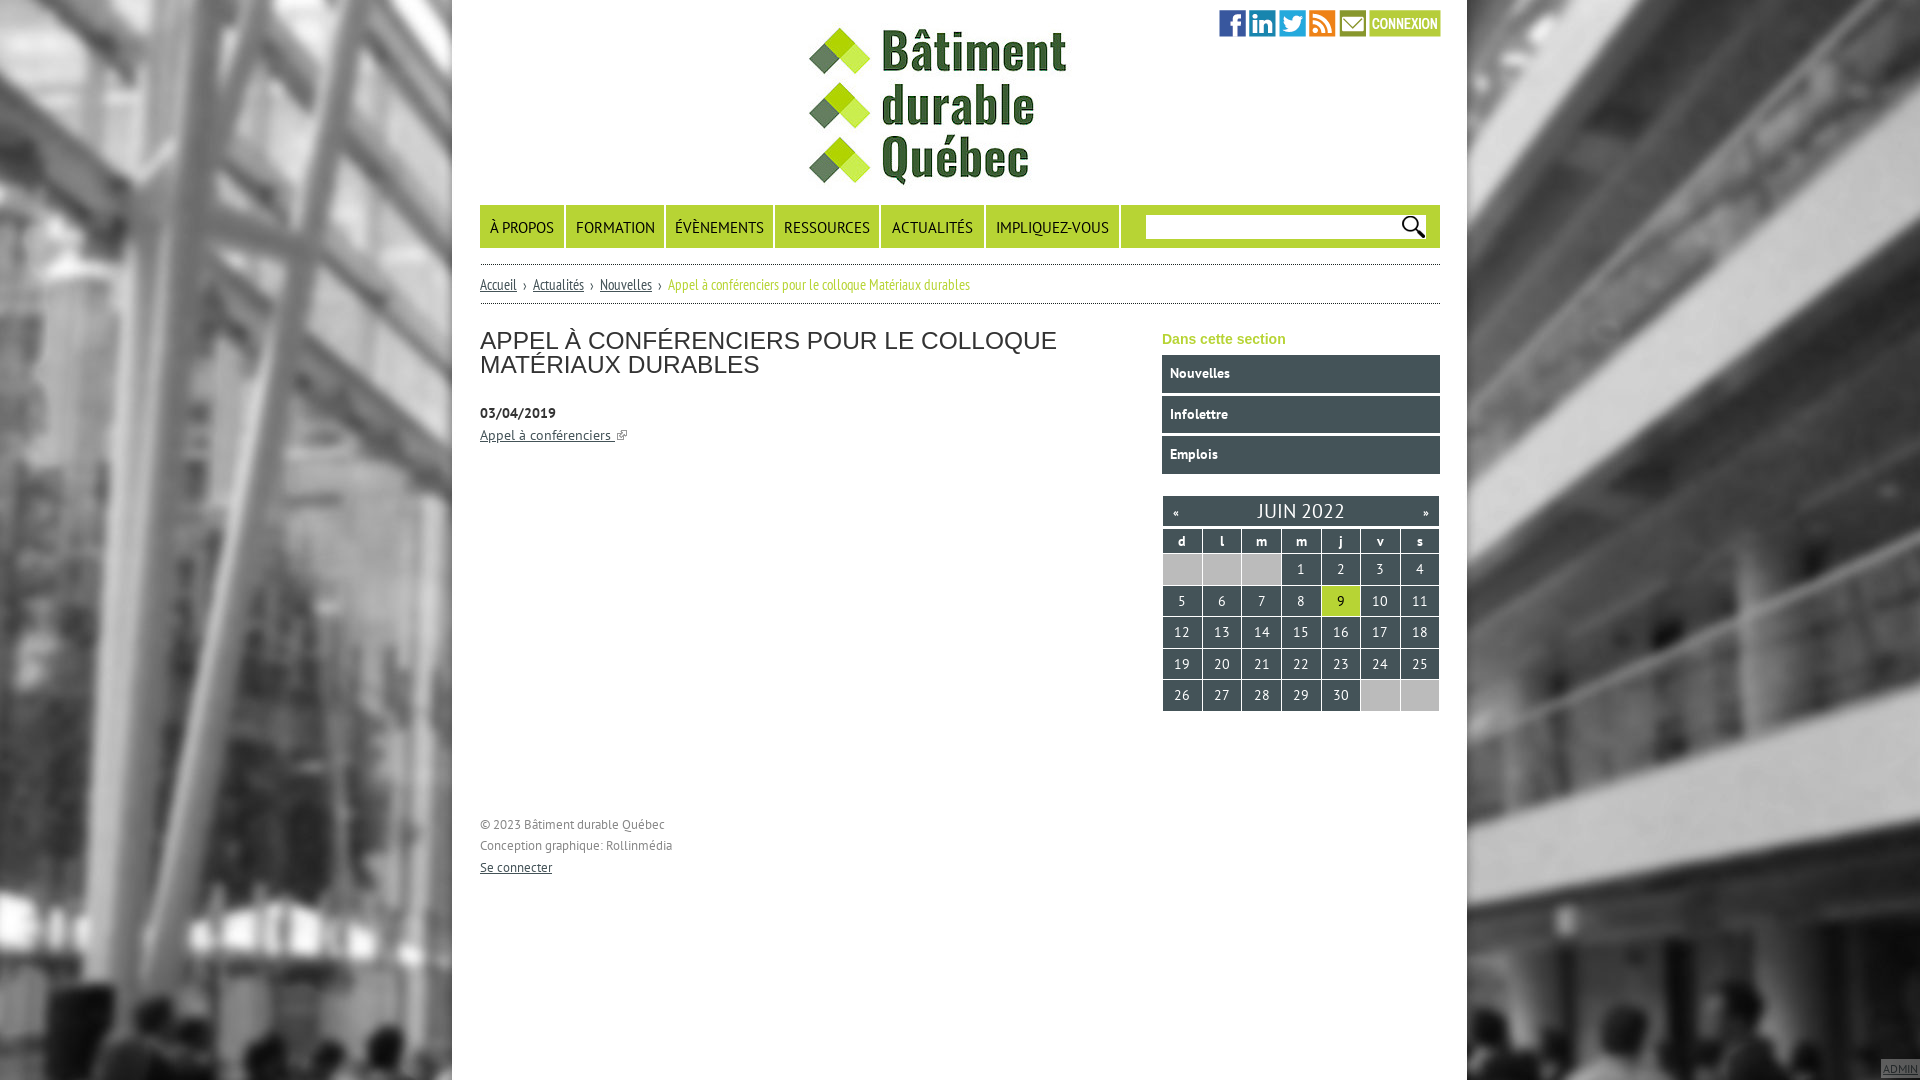 This screenshot has width=1920, height=1080. Describe the element at coordinates (828, 225) in the screenshot. I see `'RESSOURCES'` at that location.